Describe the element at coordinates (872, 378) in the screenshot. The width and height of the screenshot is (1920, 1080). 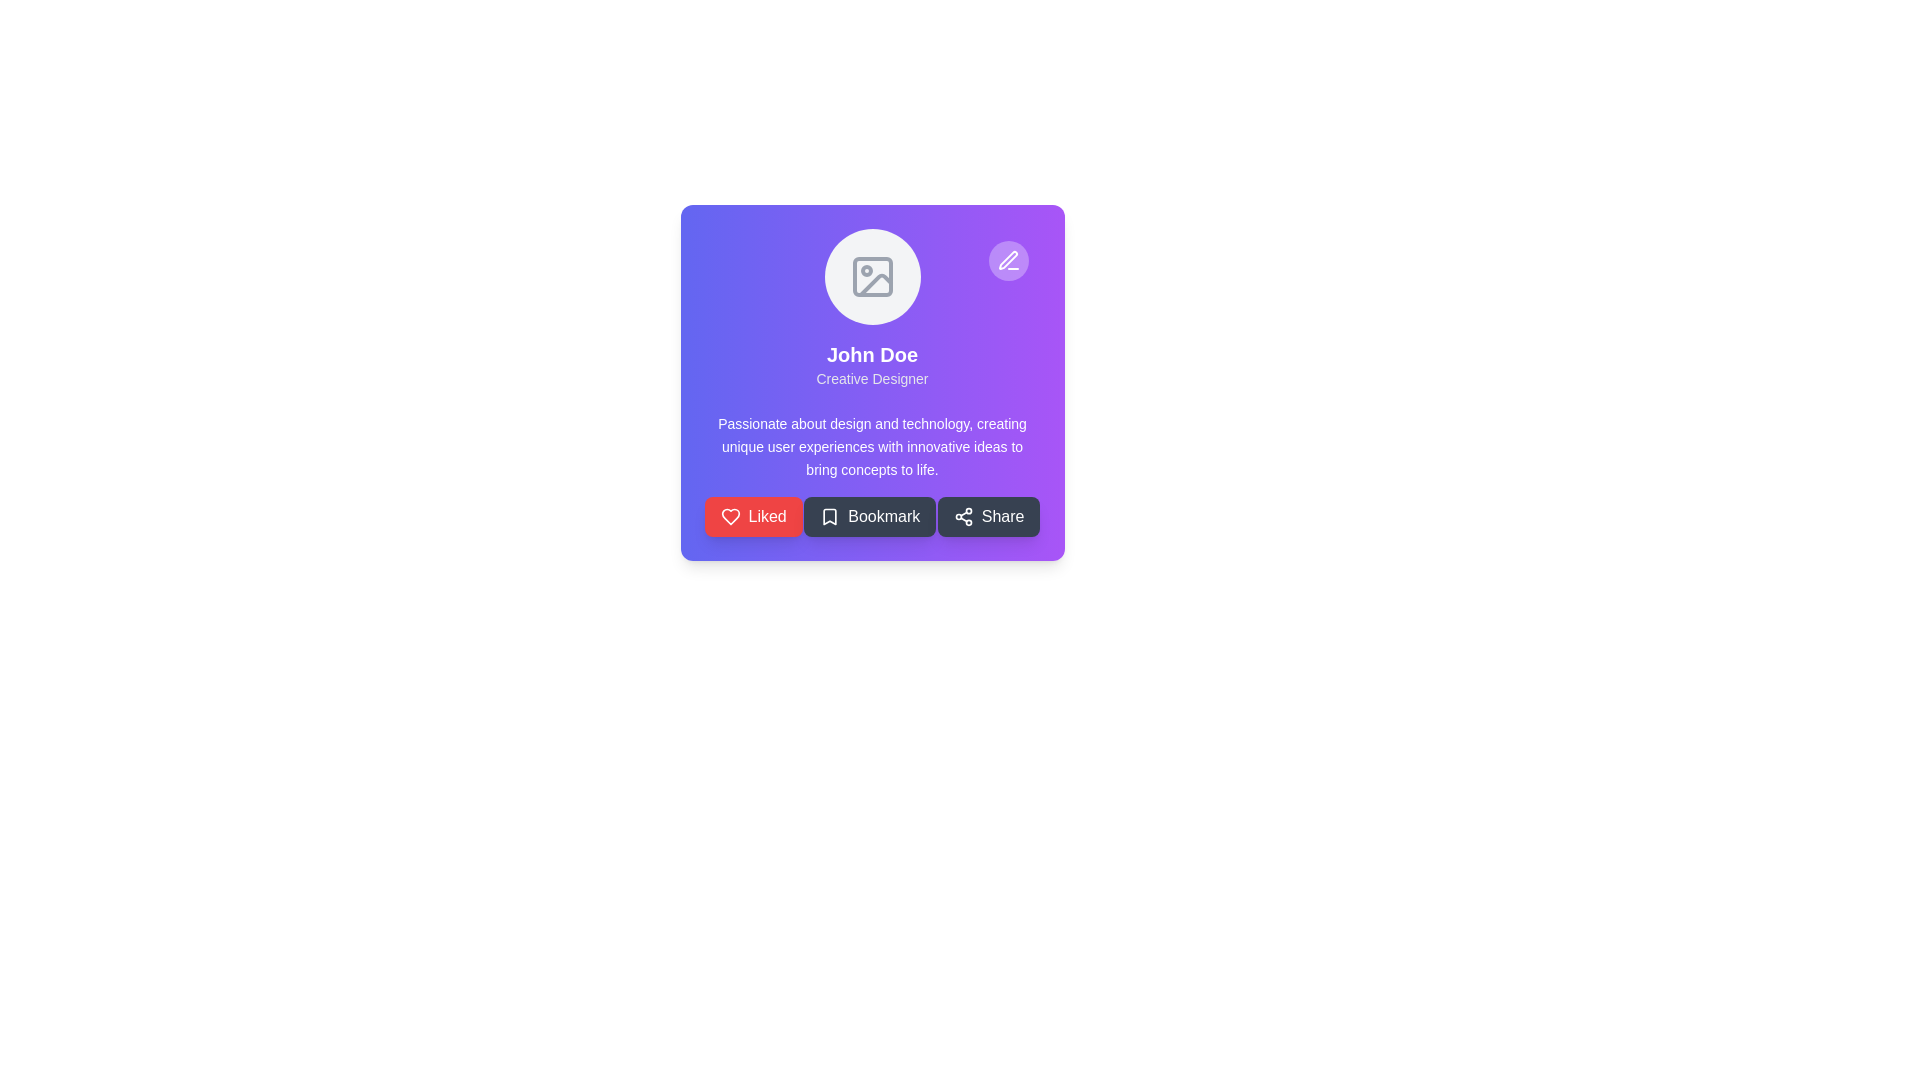
I see `the Text label indicating the user's role as 'Creative Designer'` at that location.